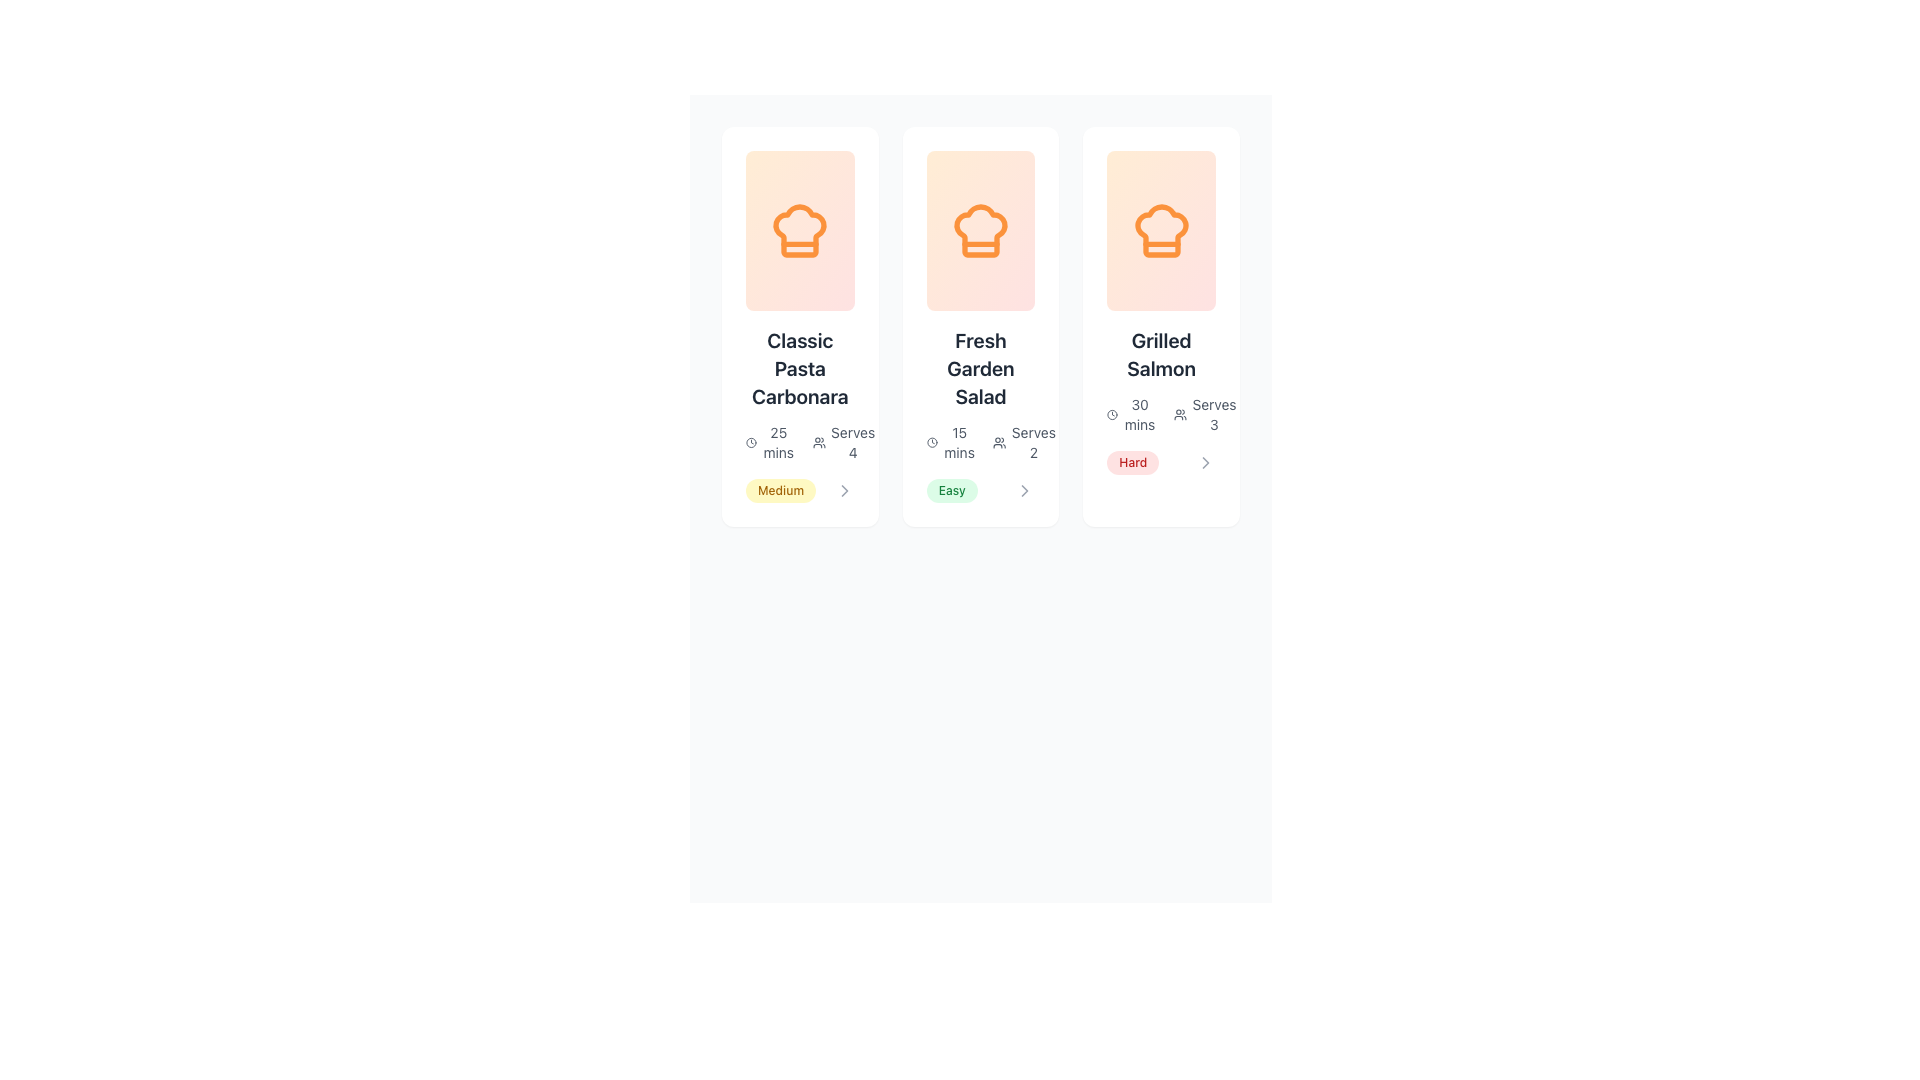  What do you see at coordinates (853, 442) in the screenshot?
I see `the text label displaying the serving size for the 'Classic Pasta Carbonara' recipe, located beside the time indicator ('25 mins')` at bounding box center [853, 442].